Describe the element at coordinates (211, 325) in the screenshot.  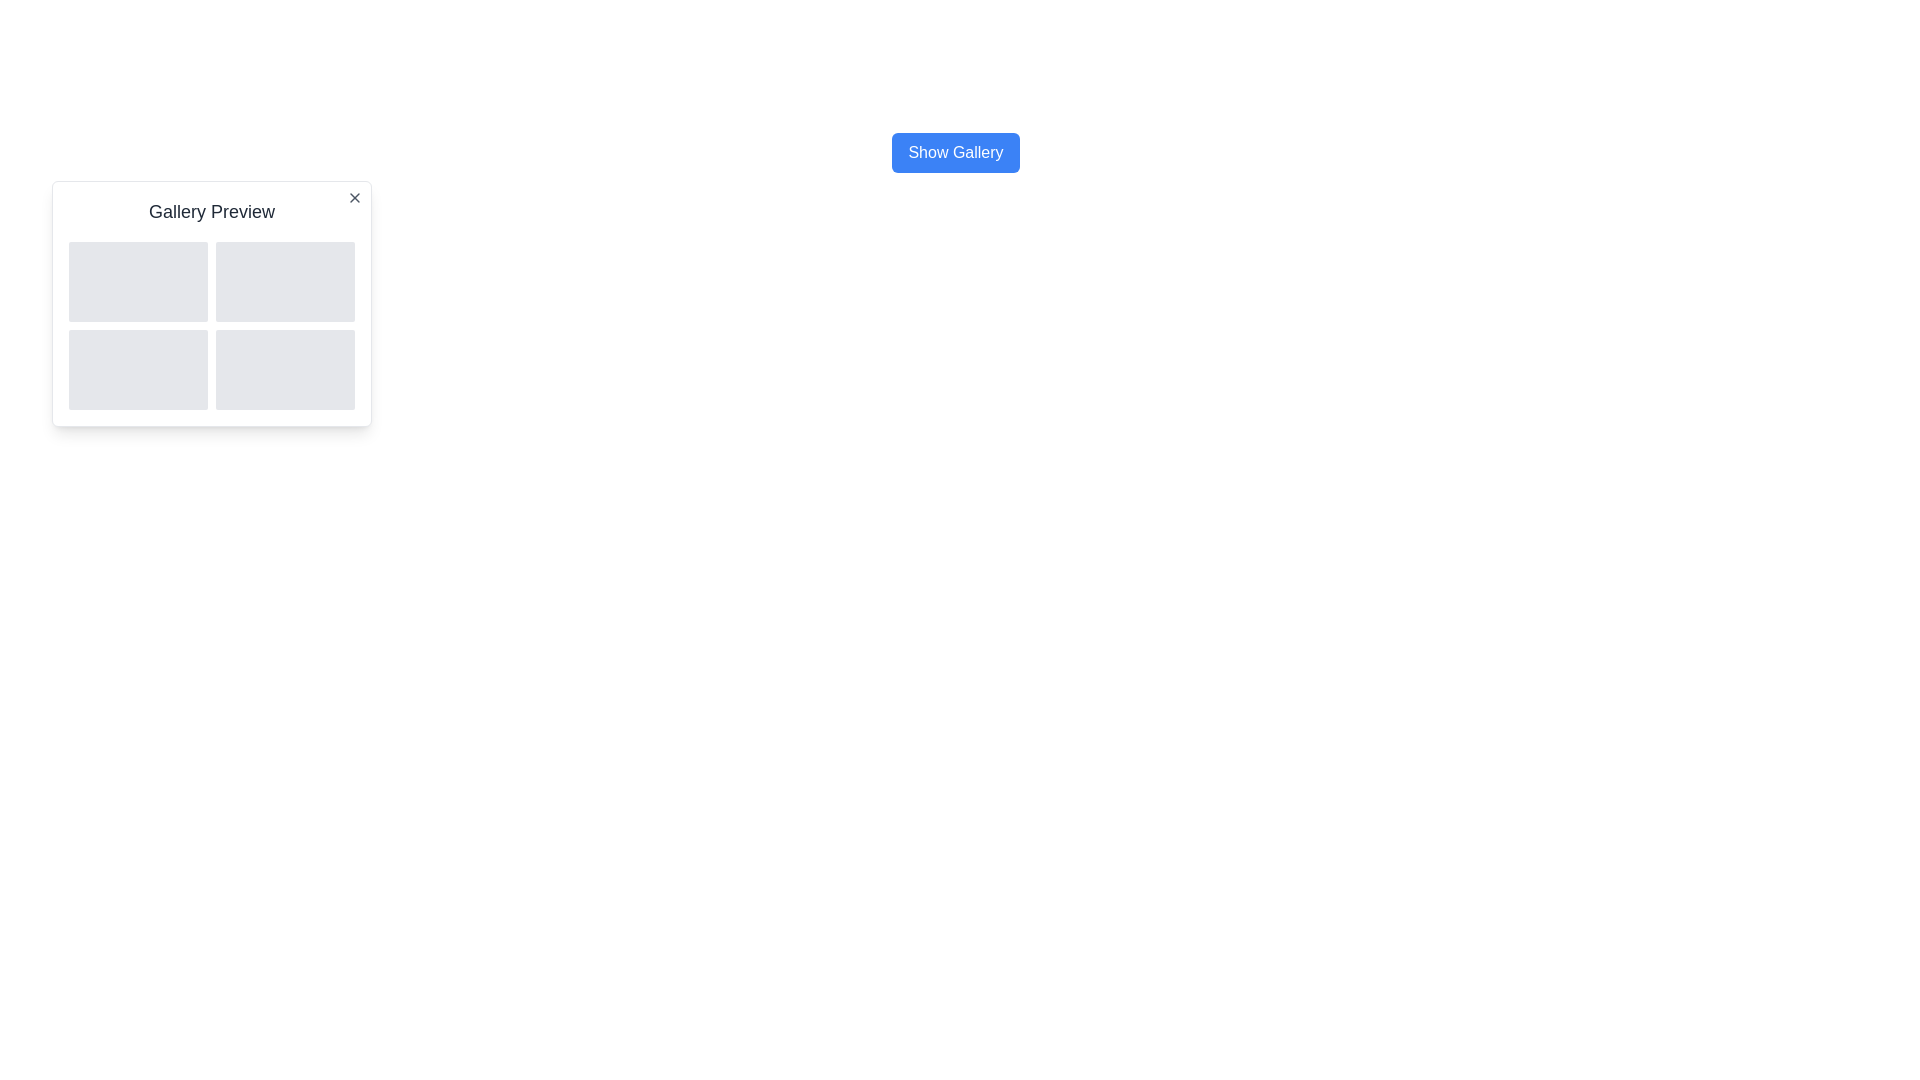
I see `one of the grid blocks` at that location.